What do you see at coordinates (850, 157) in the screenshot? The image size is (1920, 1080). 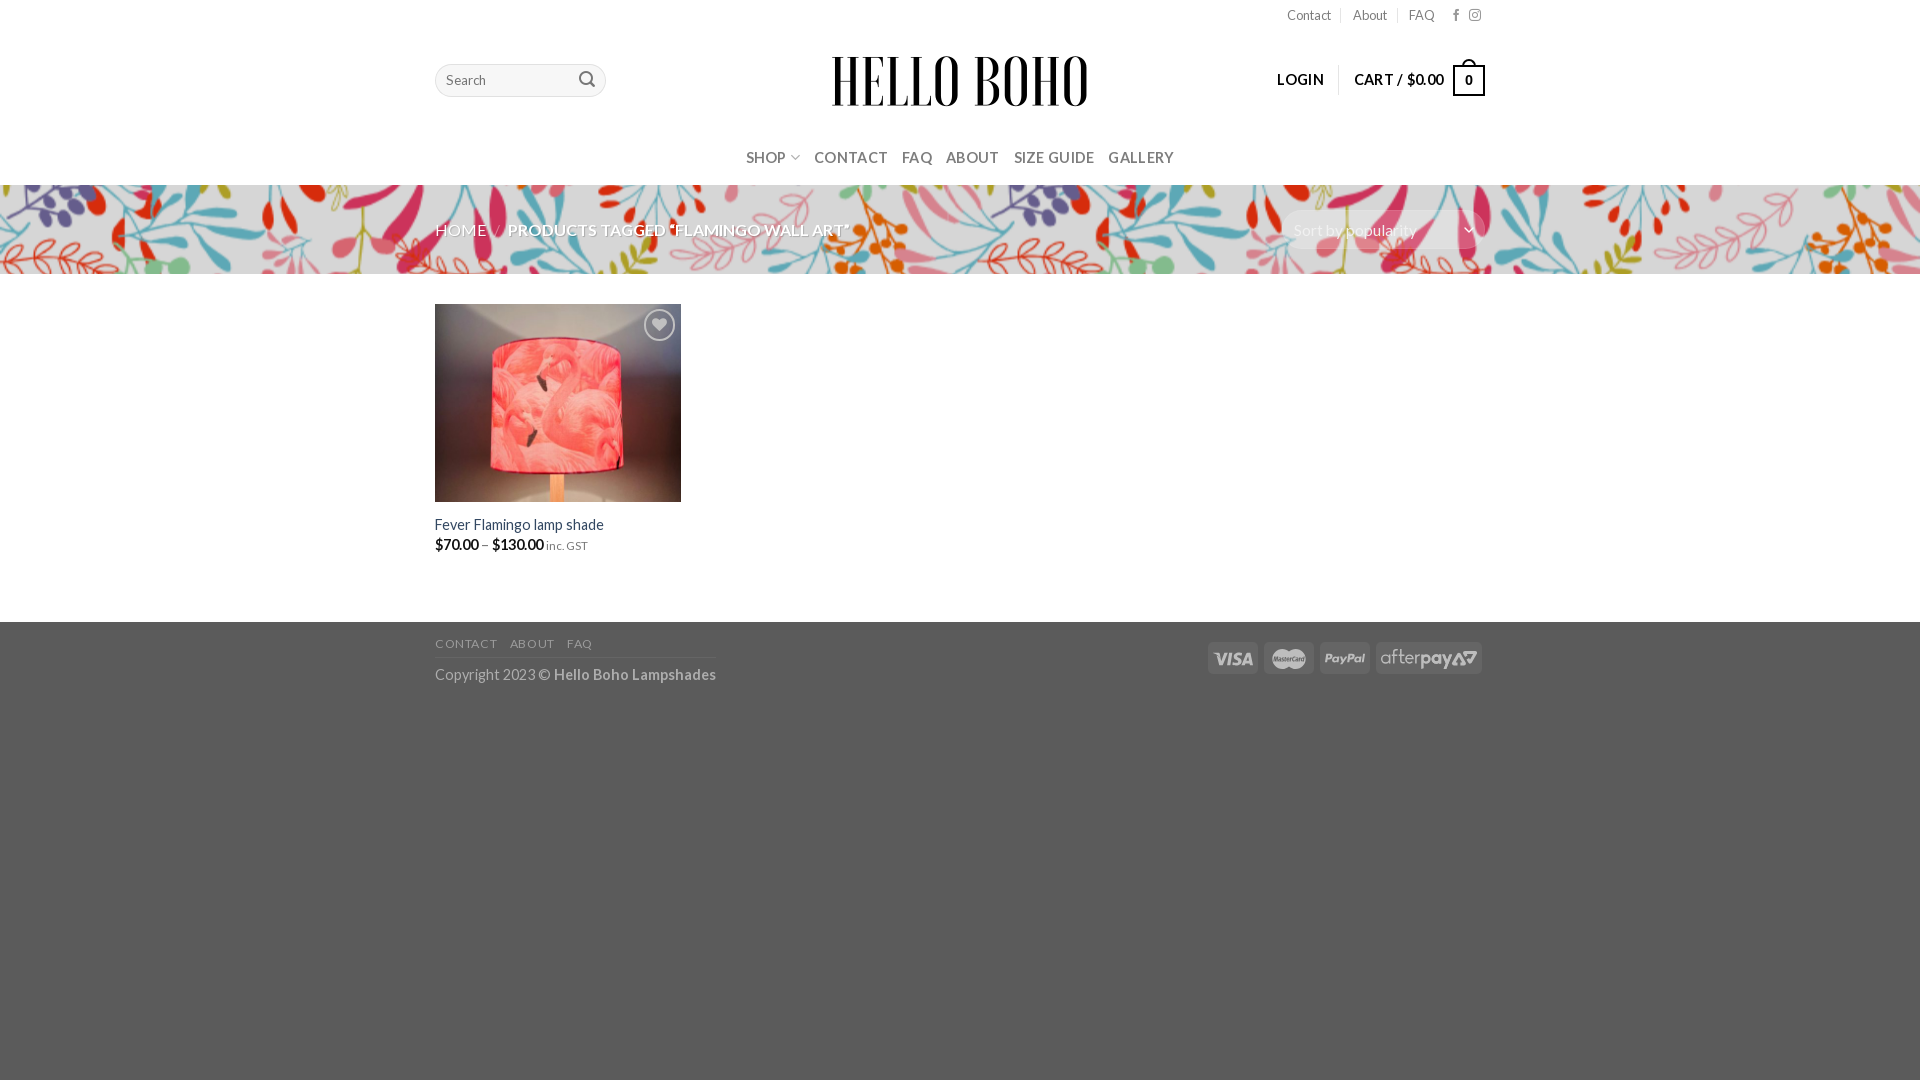 I see `'CONTACT'` at bounding box center [850, 157].